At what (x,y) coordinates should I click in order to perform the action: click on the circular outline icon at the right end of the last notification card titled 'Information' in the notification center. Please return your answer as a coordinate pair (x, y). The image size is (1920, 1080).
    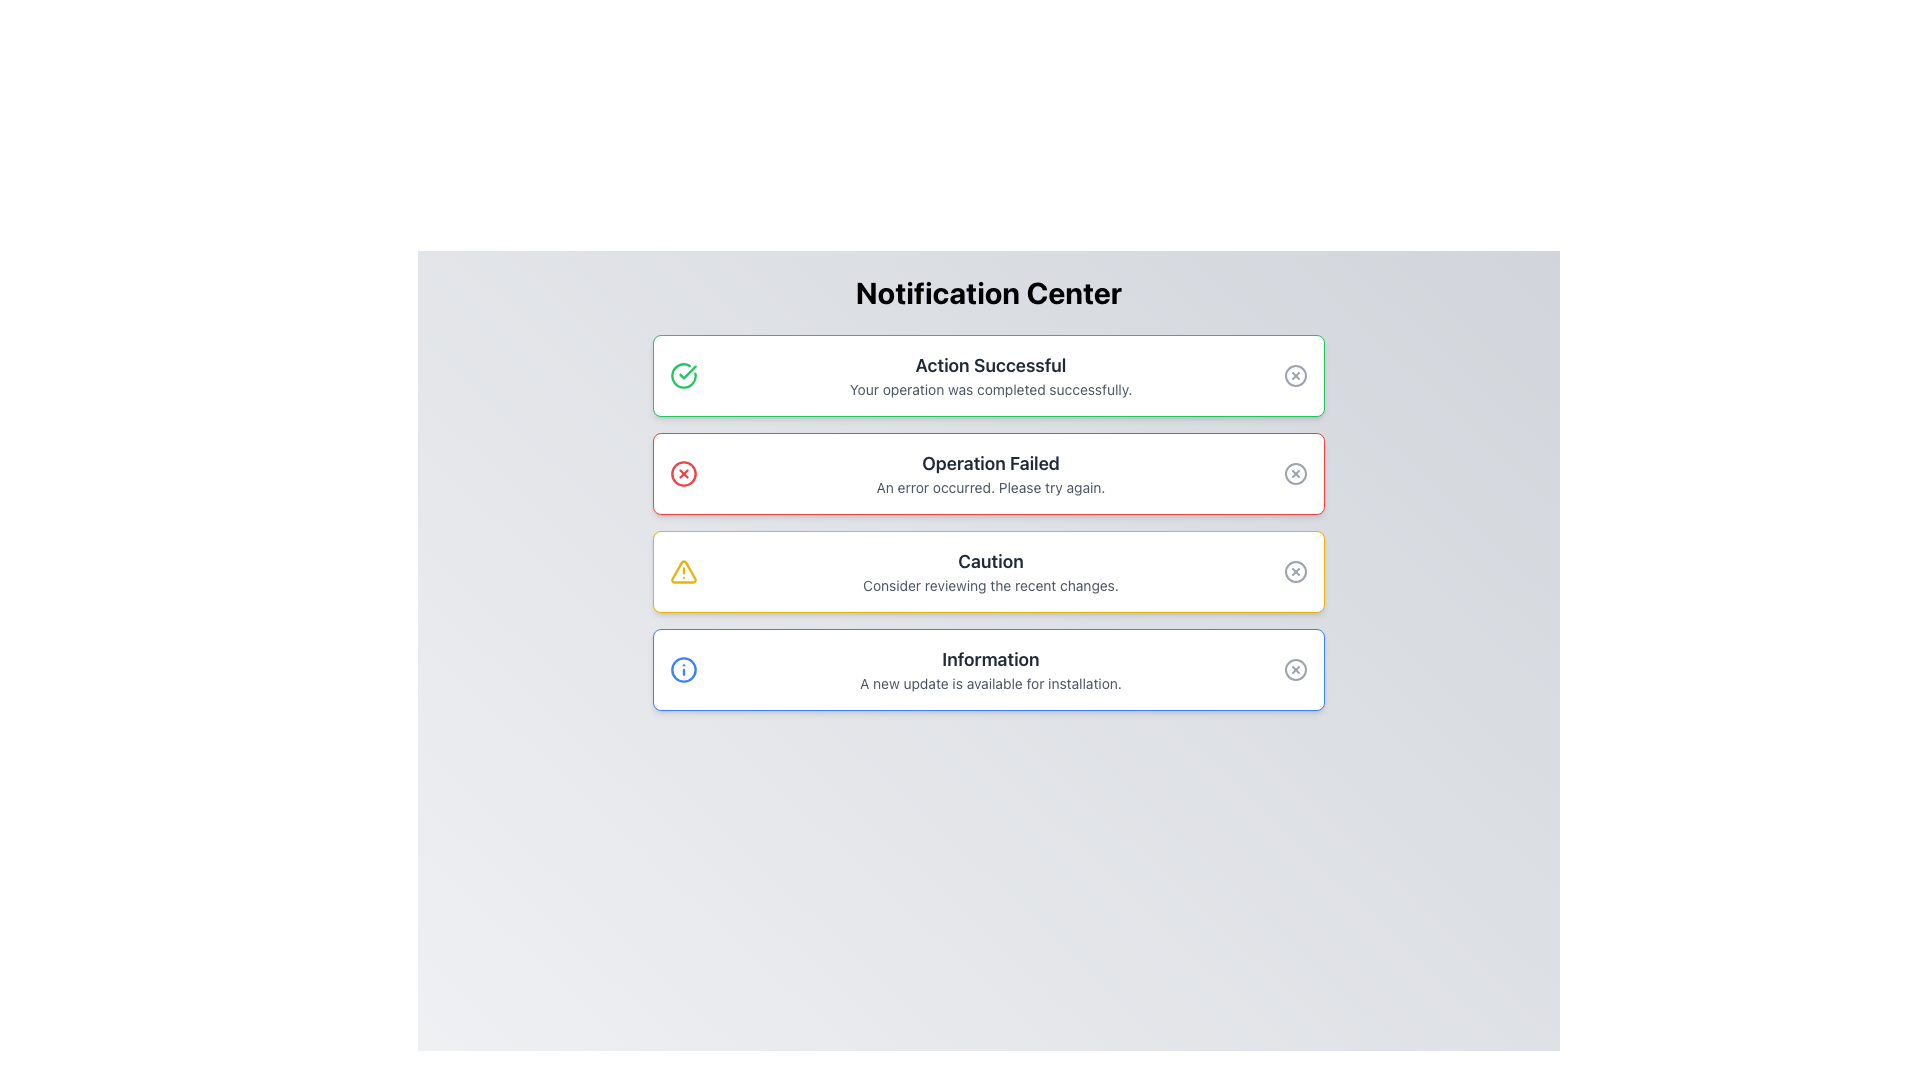
    Looking at the image, I should click on (1296, 670).